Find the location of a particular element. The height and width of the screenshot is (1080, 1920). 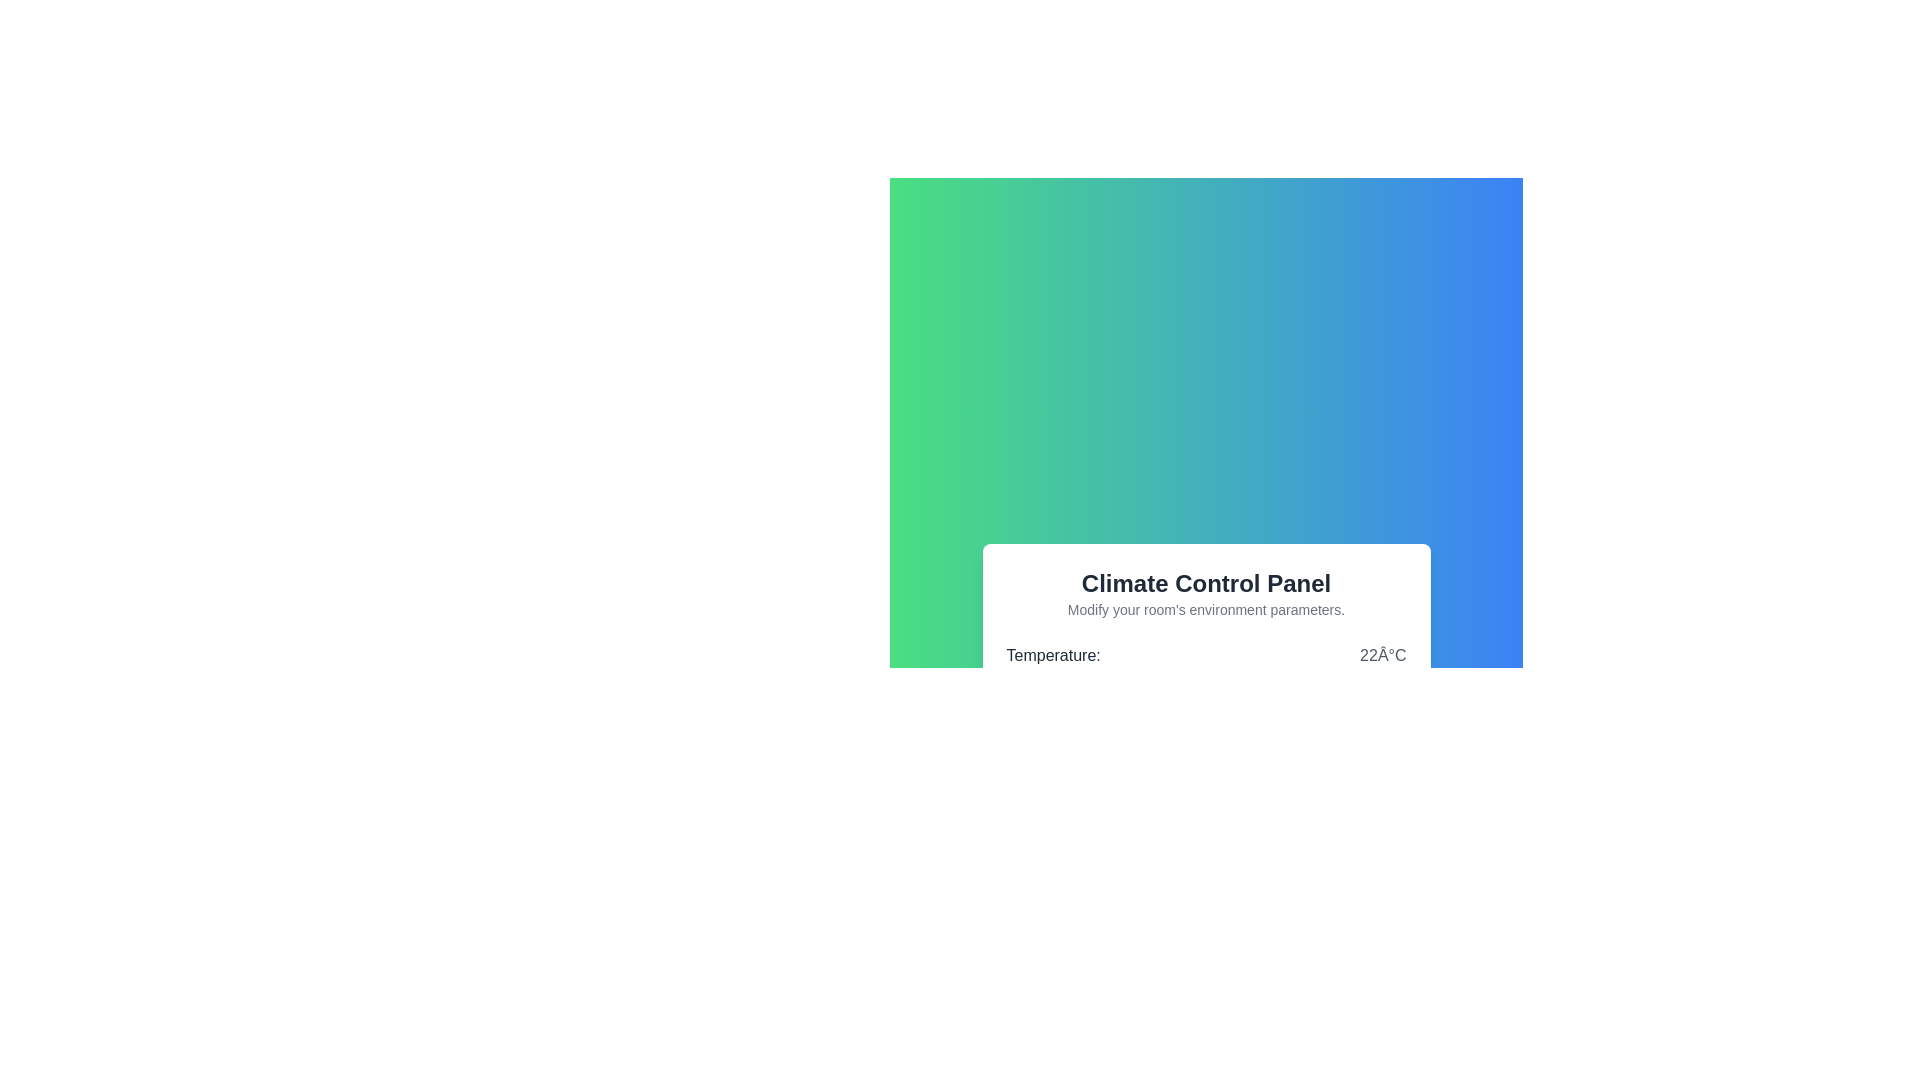

the text displaying '22°C' styled with gray color, which is located adjacent to the label 'Temperature:' in the Climate Control Panel is located at coordinates (1382, 655).